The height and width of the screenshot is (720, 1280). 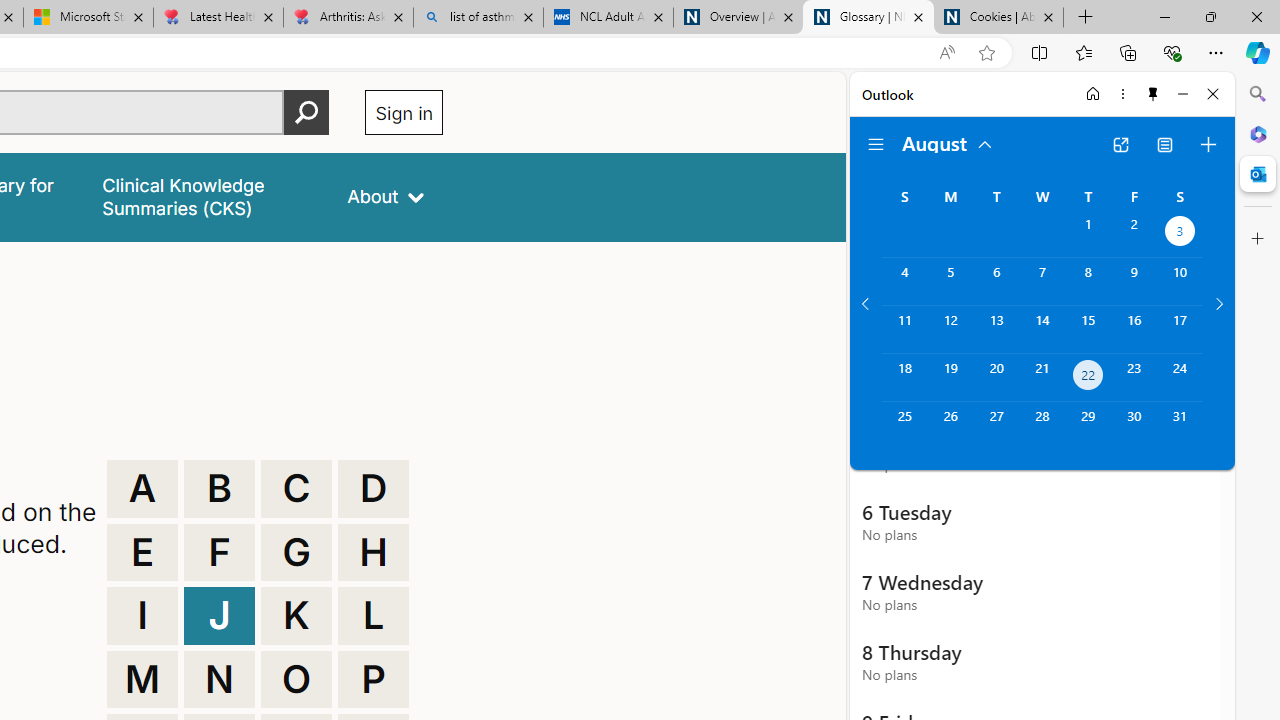 I want to click on 'Friday, August 16, 2024. ', so click(x=1134, y=328).